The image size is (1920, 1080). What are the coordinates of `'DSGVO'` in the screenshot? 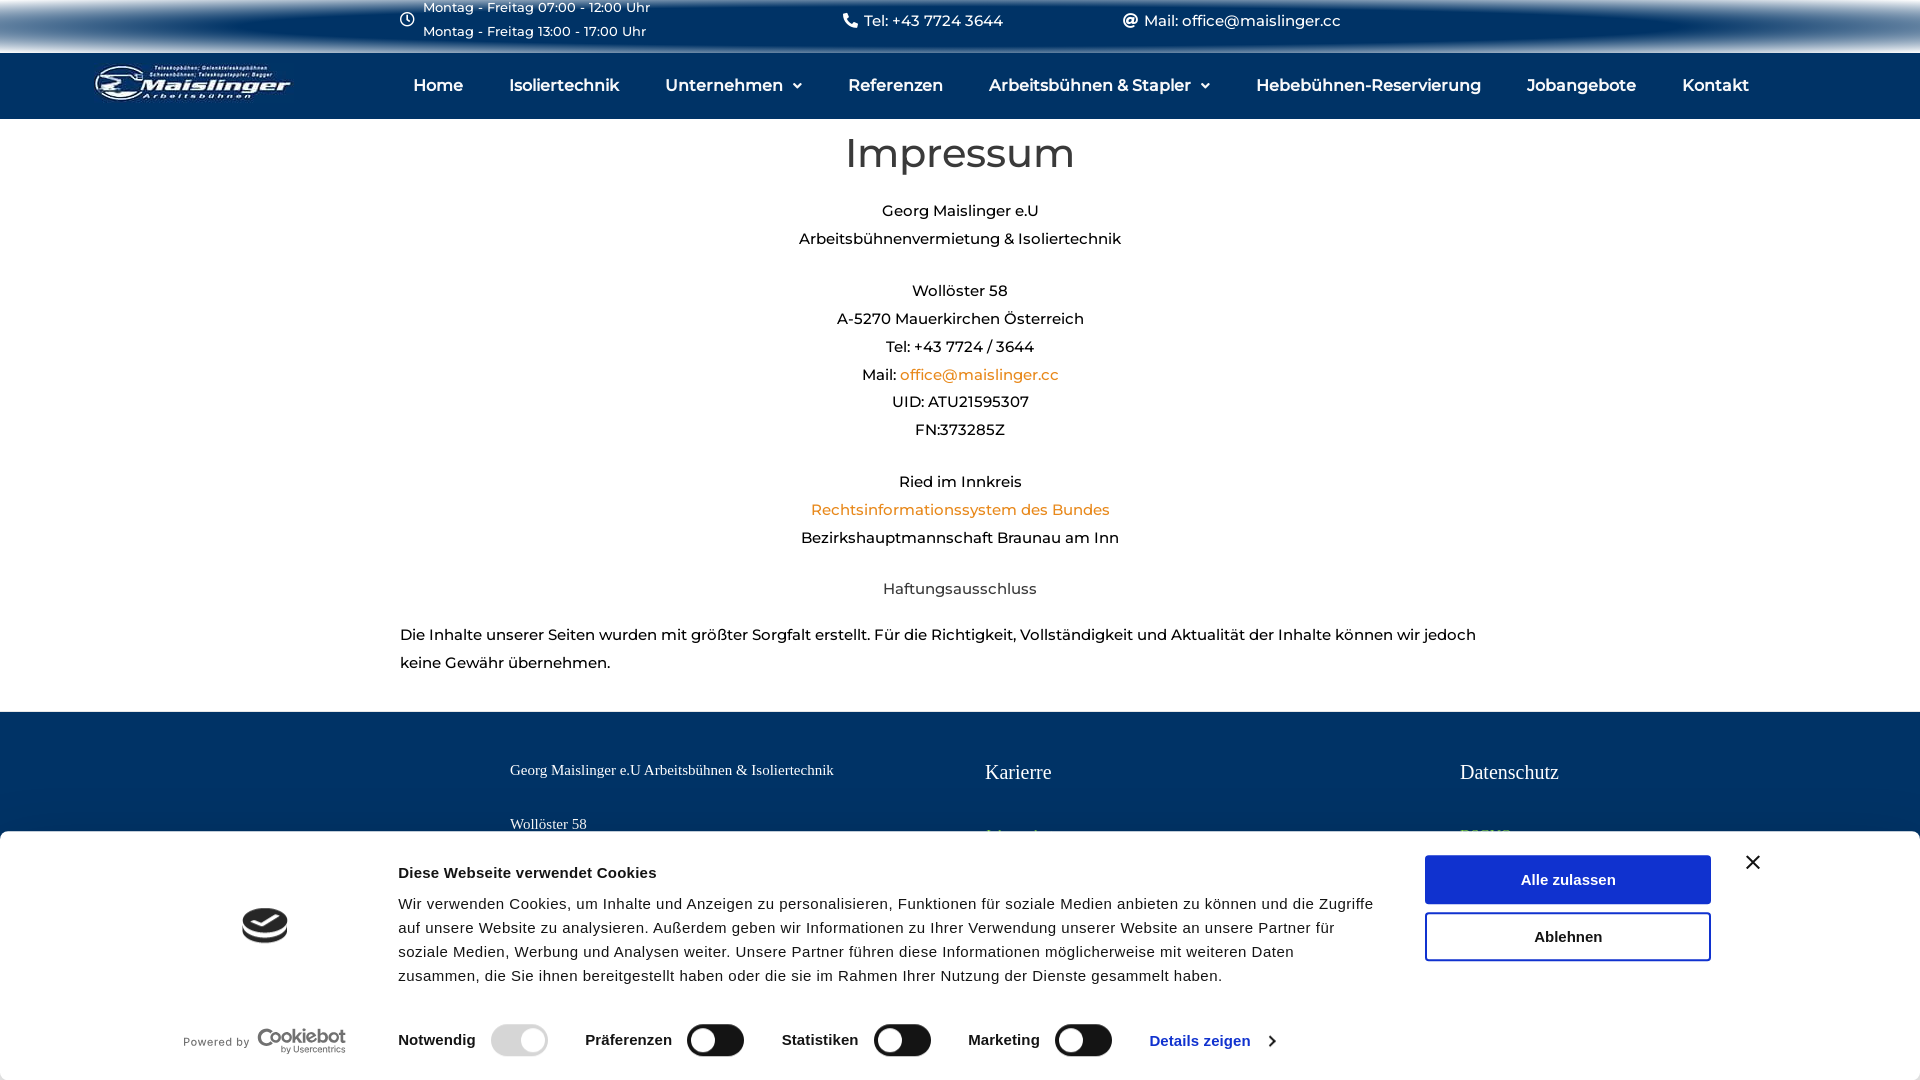 It's located at (1486, 834).